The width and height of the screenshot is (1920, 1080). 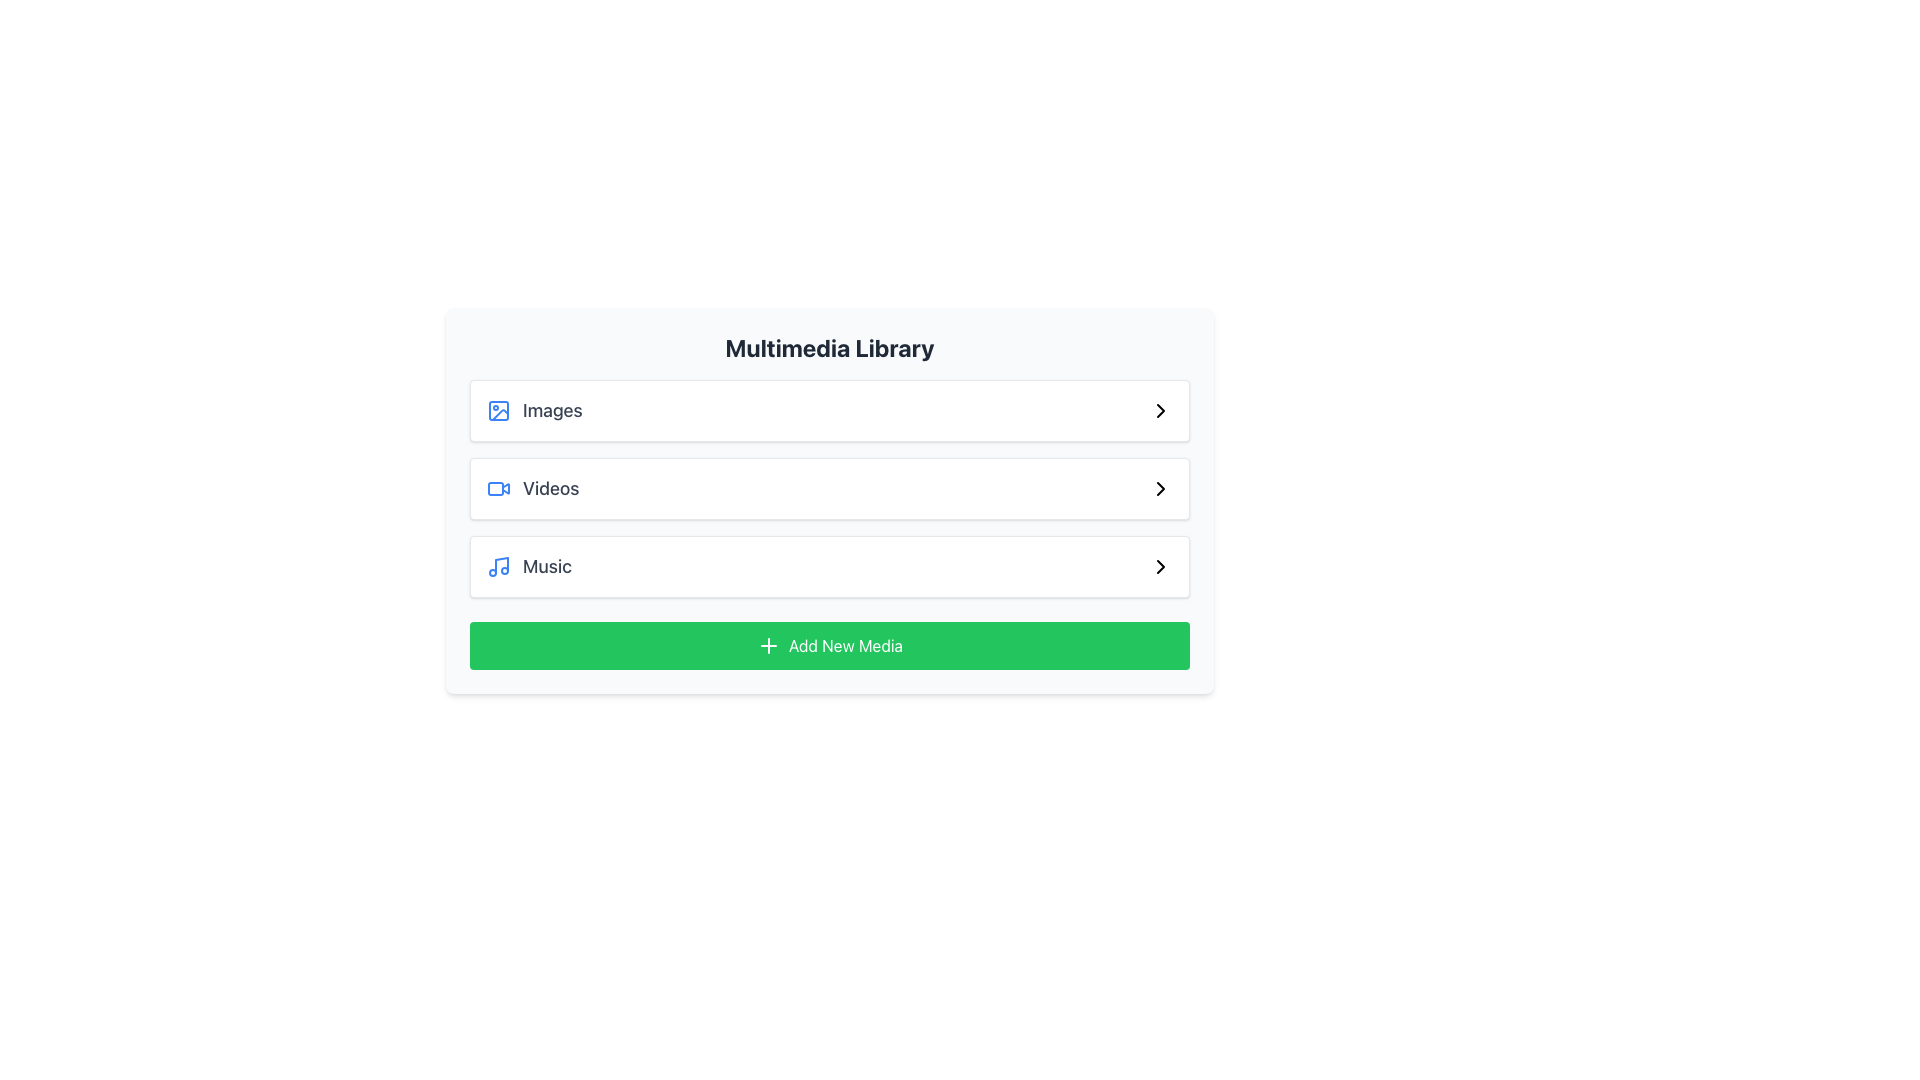 I want to click on the forward-pointing chevron icon with a black outline, located within the 'Music' entry of the 'Multimedia Library' card, to interact with it, so click(x=1161, y=567).